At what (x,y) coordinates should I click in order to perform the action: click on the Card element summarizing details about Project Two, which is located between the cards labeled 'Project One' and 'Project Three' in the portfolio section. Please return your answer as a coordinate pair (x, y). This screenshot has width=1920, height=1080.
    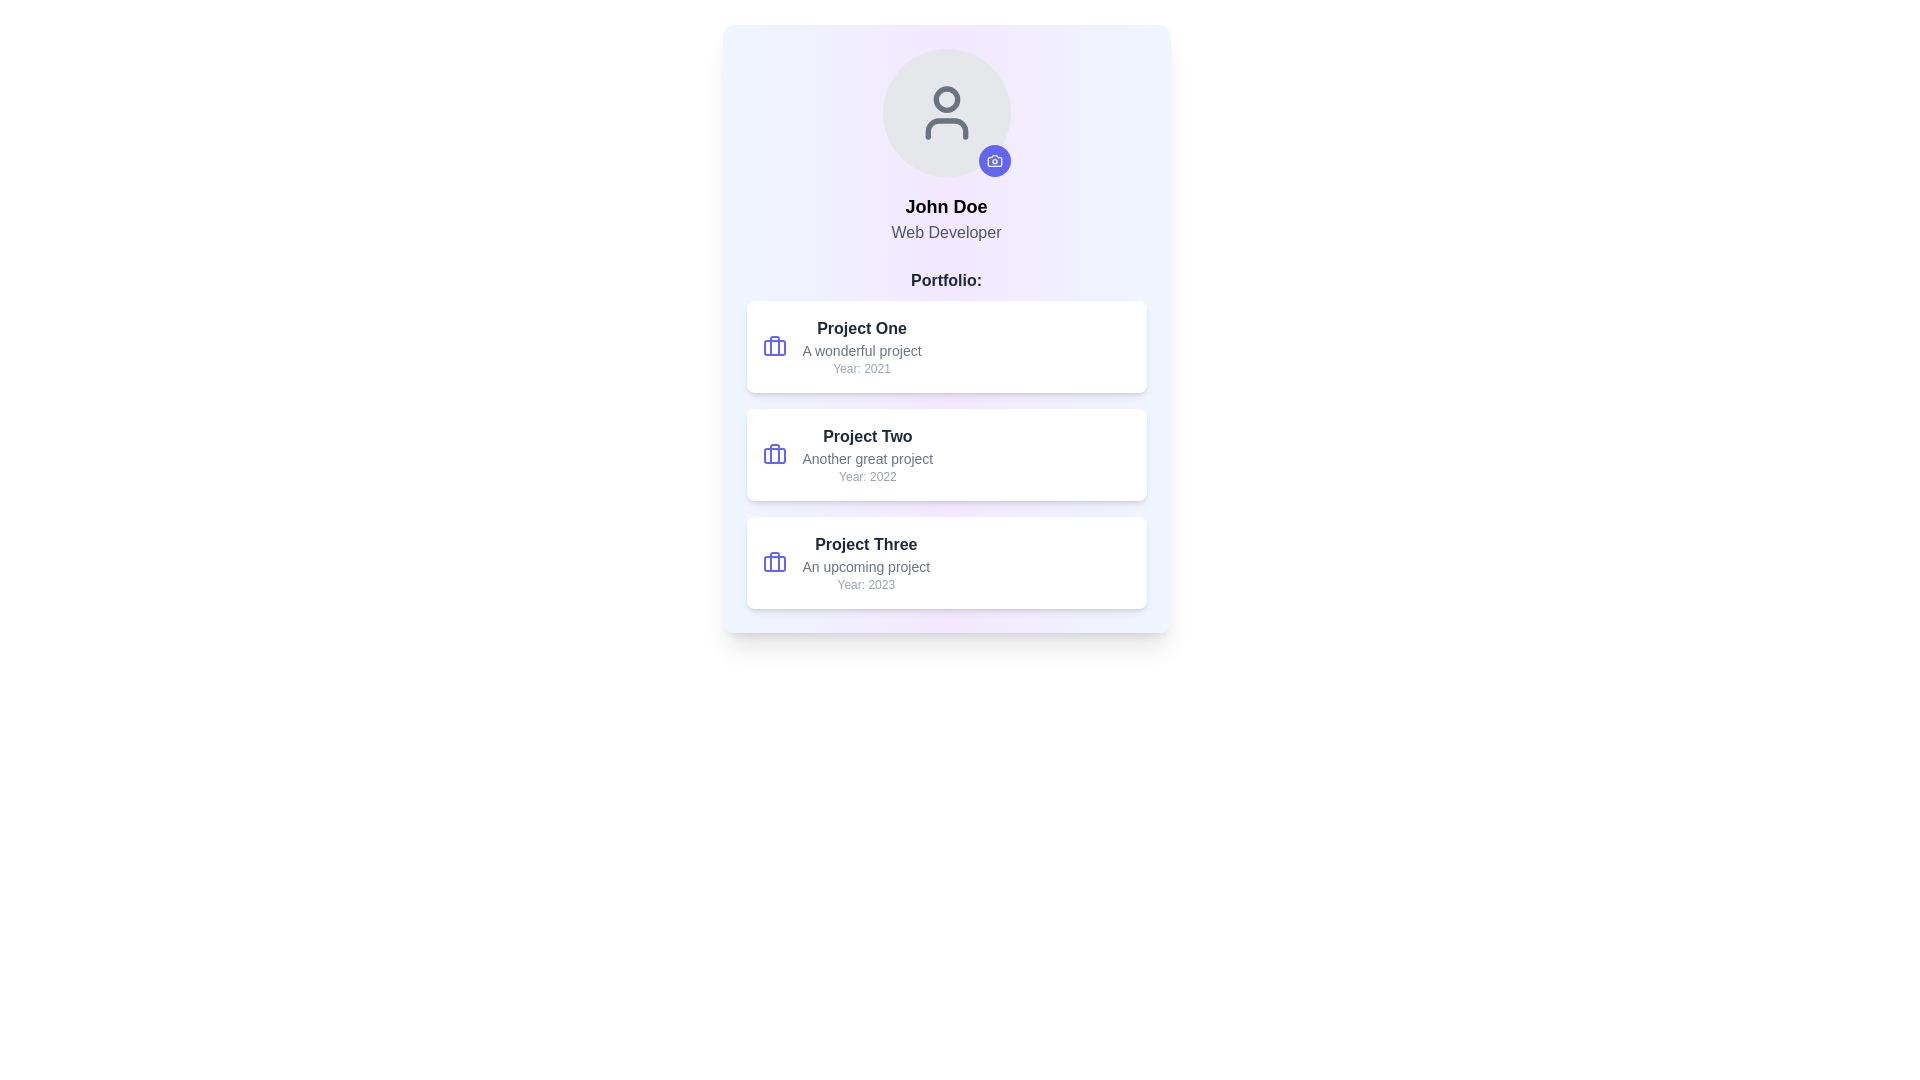
    Looking at the image, I should click on (945, 455).